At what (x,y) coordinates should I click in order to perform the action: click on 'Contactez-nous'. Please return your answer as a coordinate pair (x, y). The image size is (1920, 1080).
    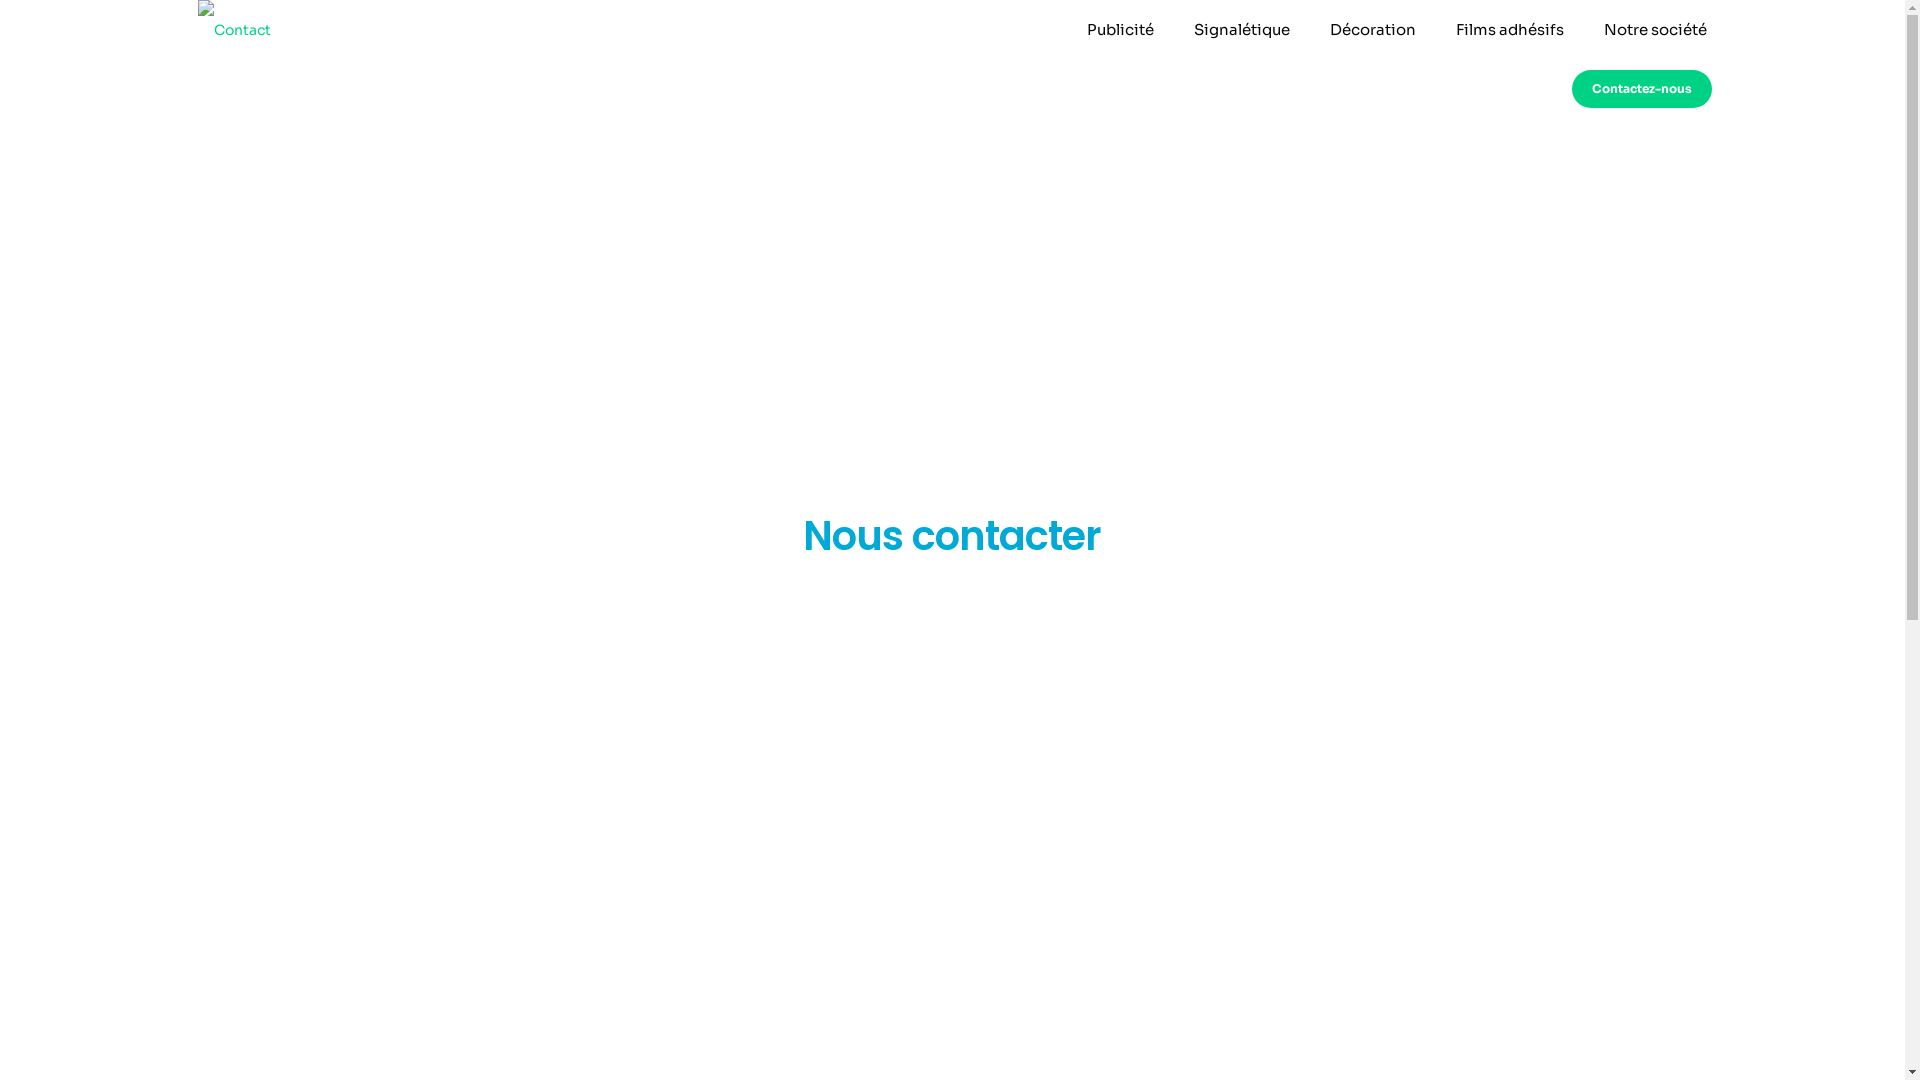
    Looking at the image, I should click on (1641, 87).